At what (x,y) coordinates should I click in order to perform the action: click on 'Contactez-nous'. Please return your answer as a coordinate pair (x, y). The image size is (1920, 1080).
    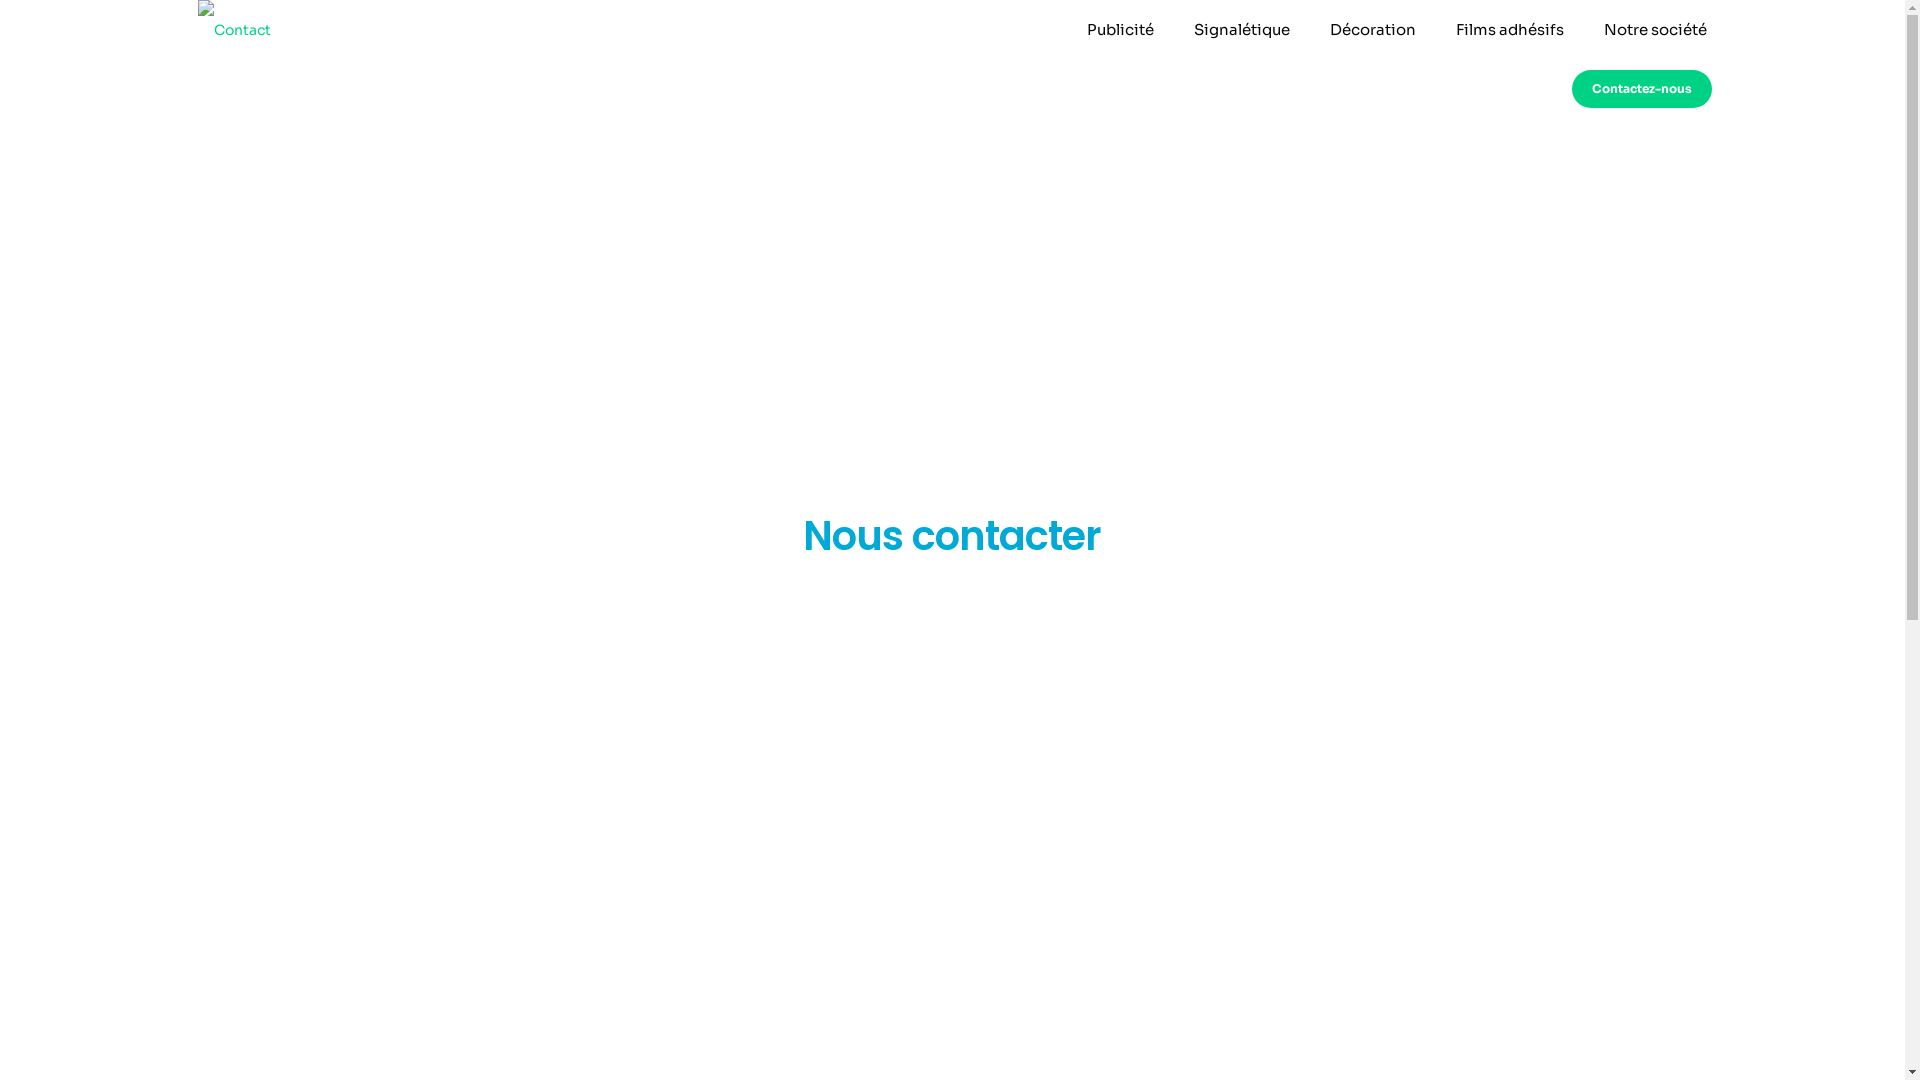
    Looking at the image, I should click on (1641, 87).